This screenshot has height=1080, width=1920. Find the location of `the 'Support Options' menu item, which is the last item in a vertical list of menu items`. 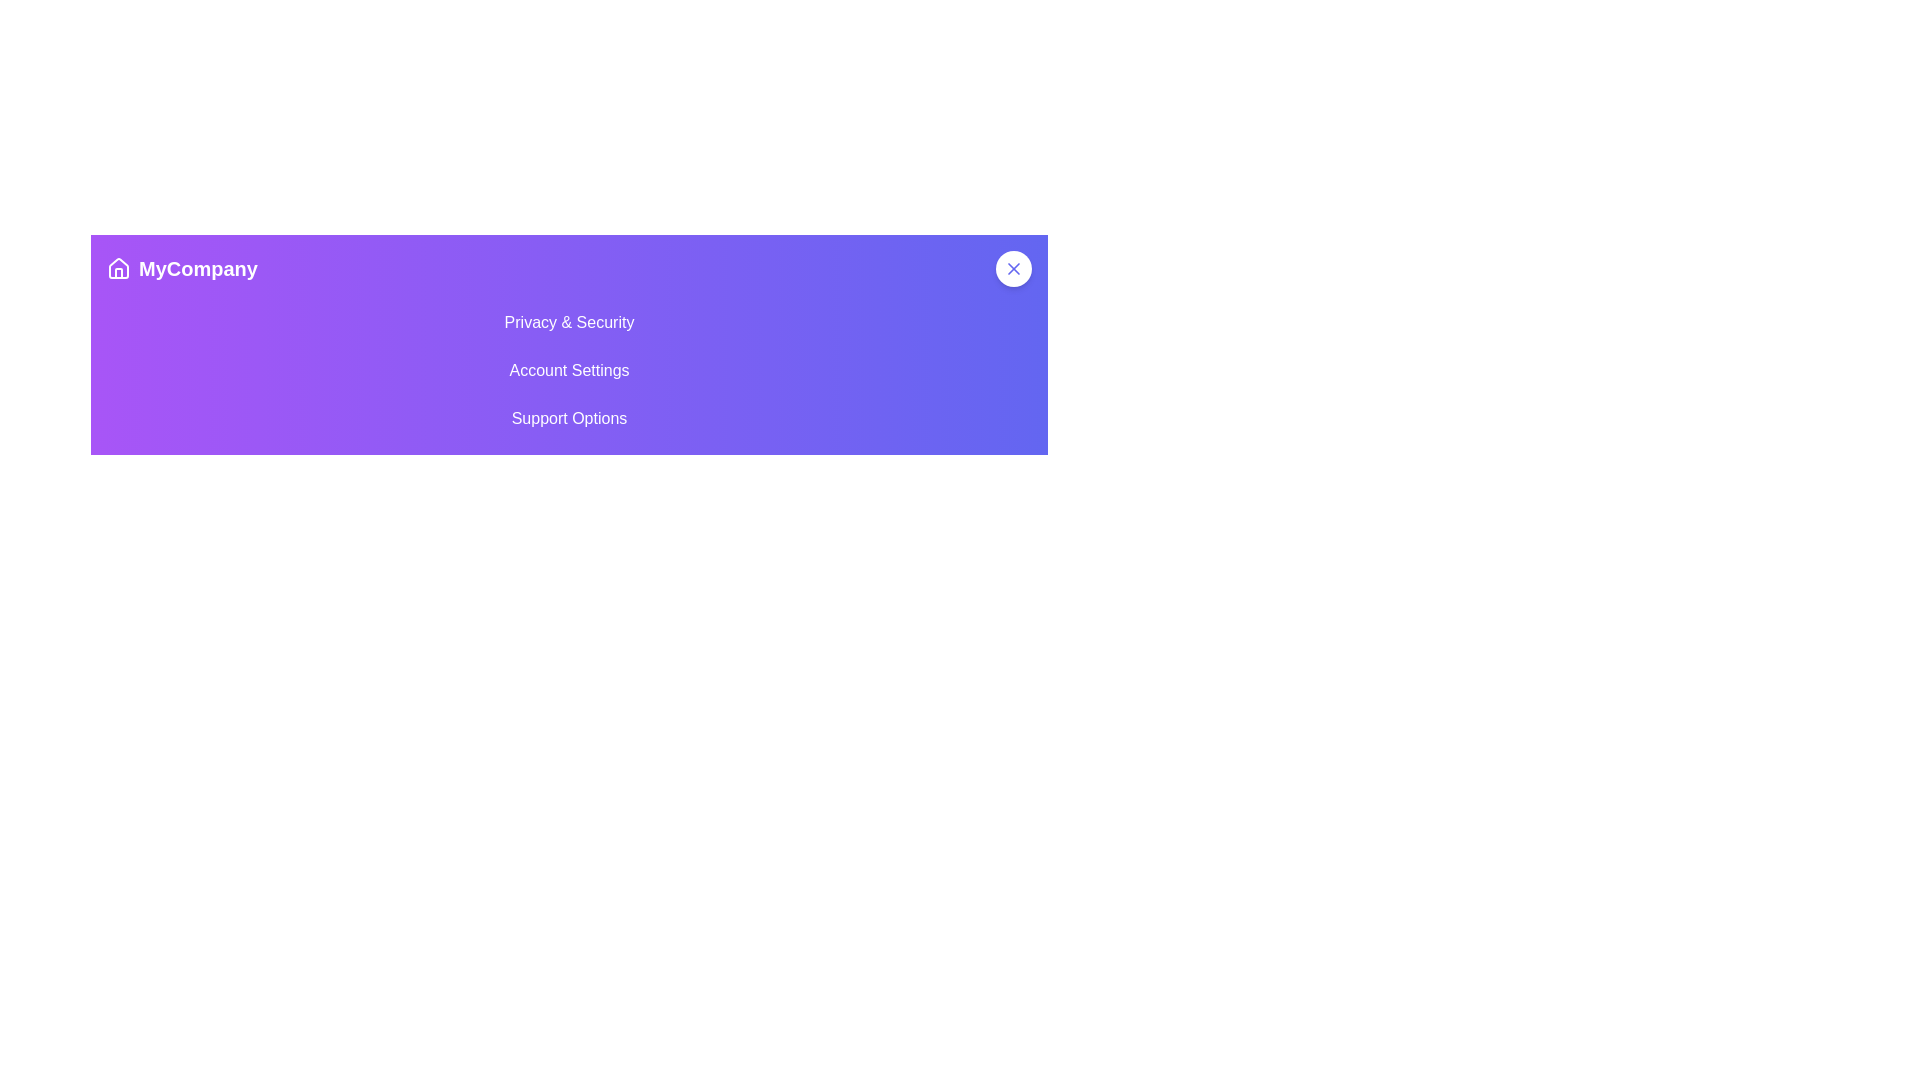

the 'Support Options' menu item, which is the last item in a vertical list of menu items is located at coordinates (568, 418).